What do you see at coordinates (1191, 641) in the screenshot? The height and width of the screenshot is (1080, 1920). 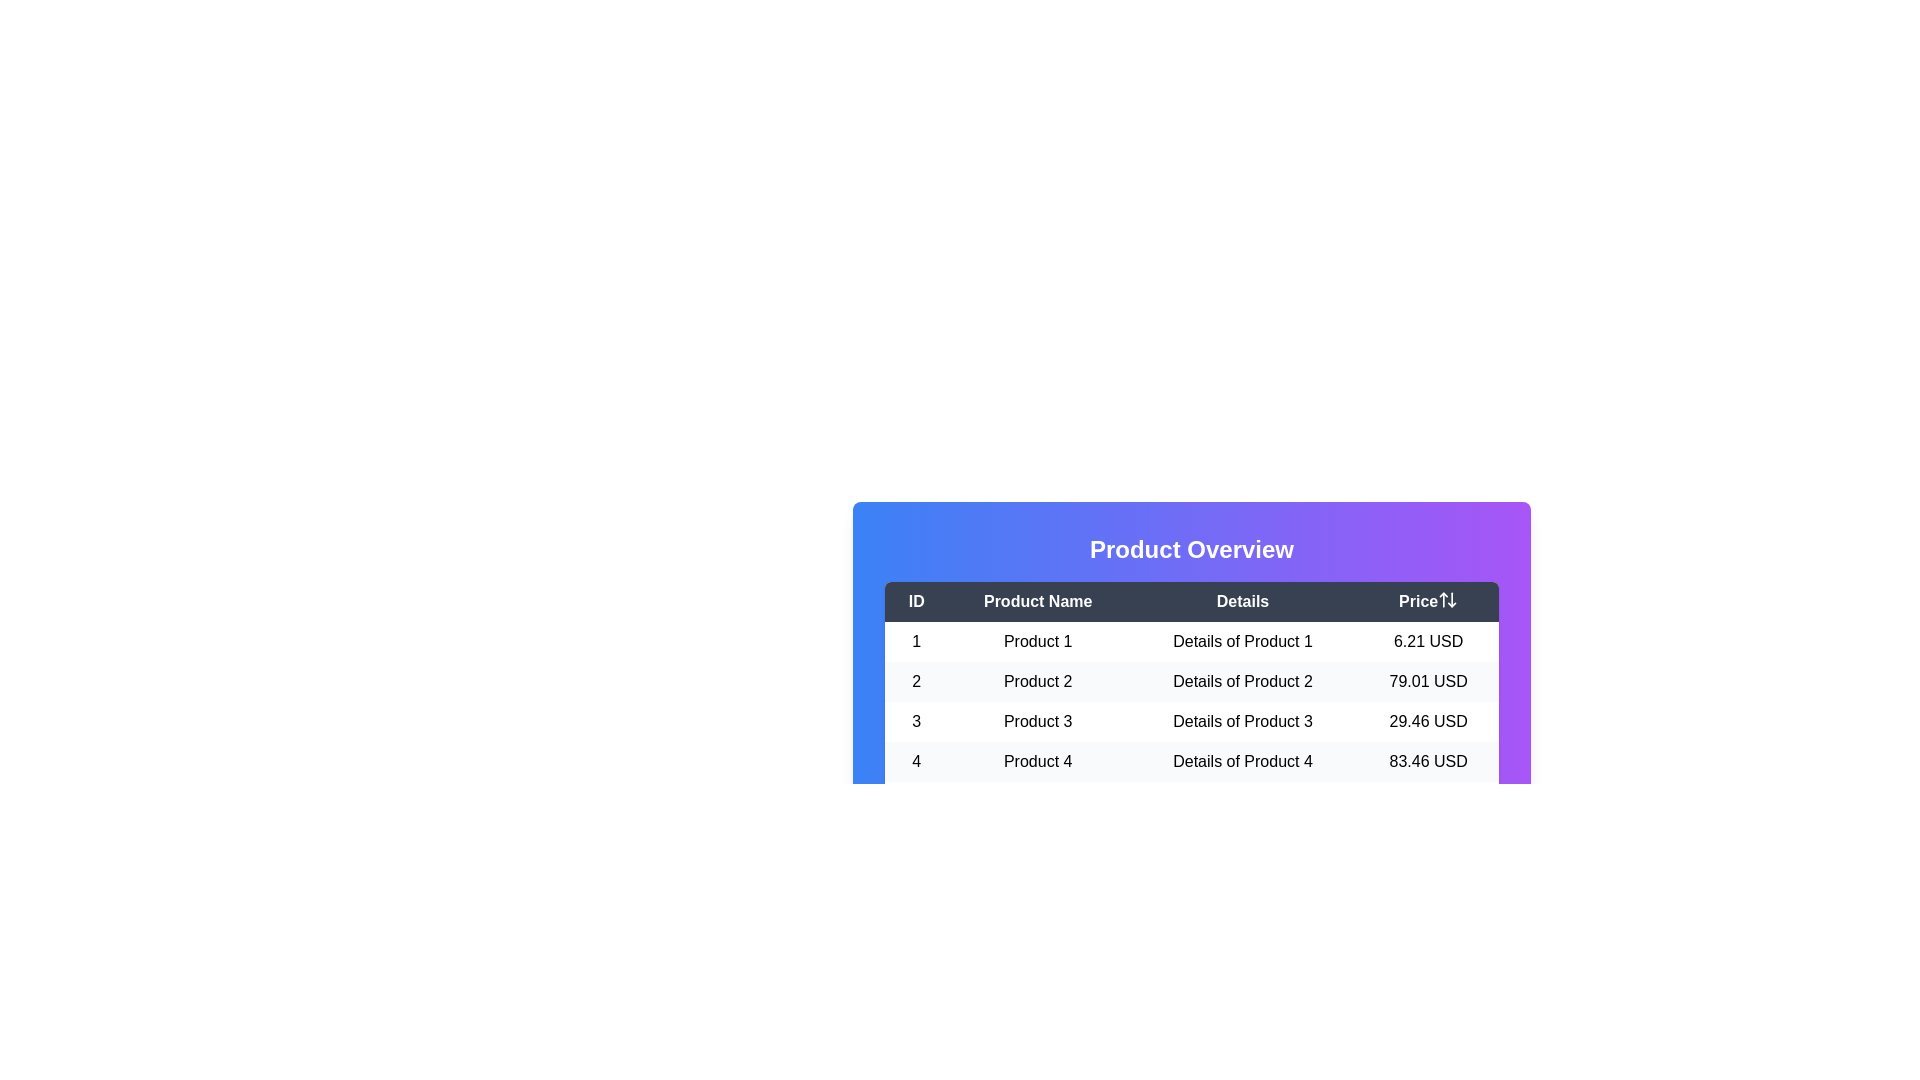 I see `the row corresponding to 1` at bounding box center [1191, 641].